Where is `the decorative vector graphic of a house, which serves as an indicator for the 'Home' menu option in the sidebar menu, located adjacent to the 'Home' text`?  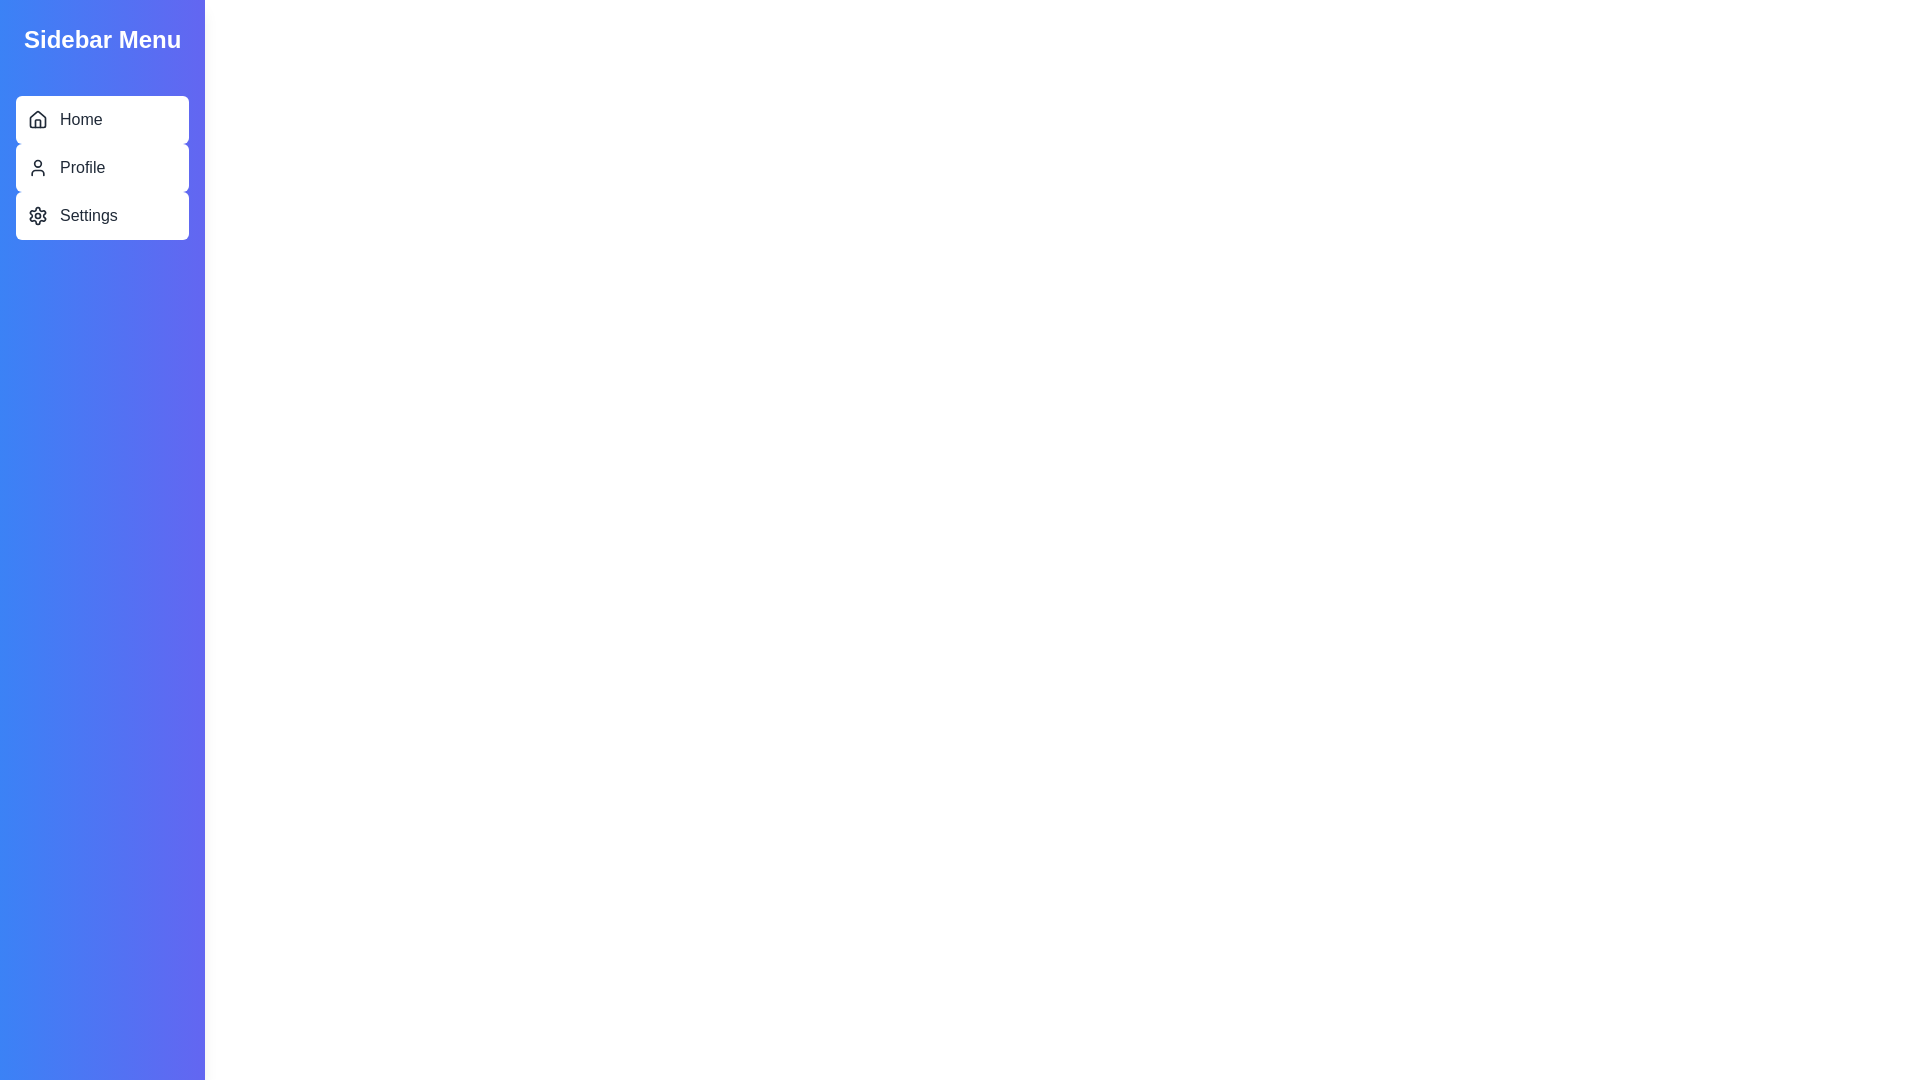
the decorative vector graphic of a house, which serves as an indicator for the 'Home' menu option in the sidebar menu, located adjacent to the 'Home' text is located at coordinates (38, 119).